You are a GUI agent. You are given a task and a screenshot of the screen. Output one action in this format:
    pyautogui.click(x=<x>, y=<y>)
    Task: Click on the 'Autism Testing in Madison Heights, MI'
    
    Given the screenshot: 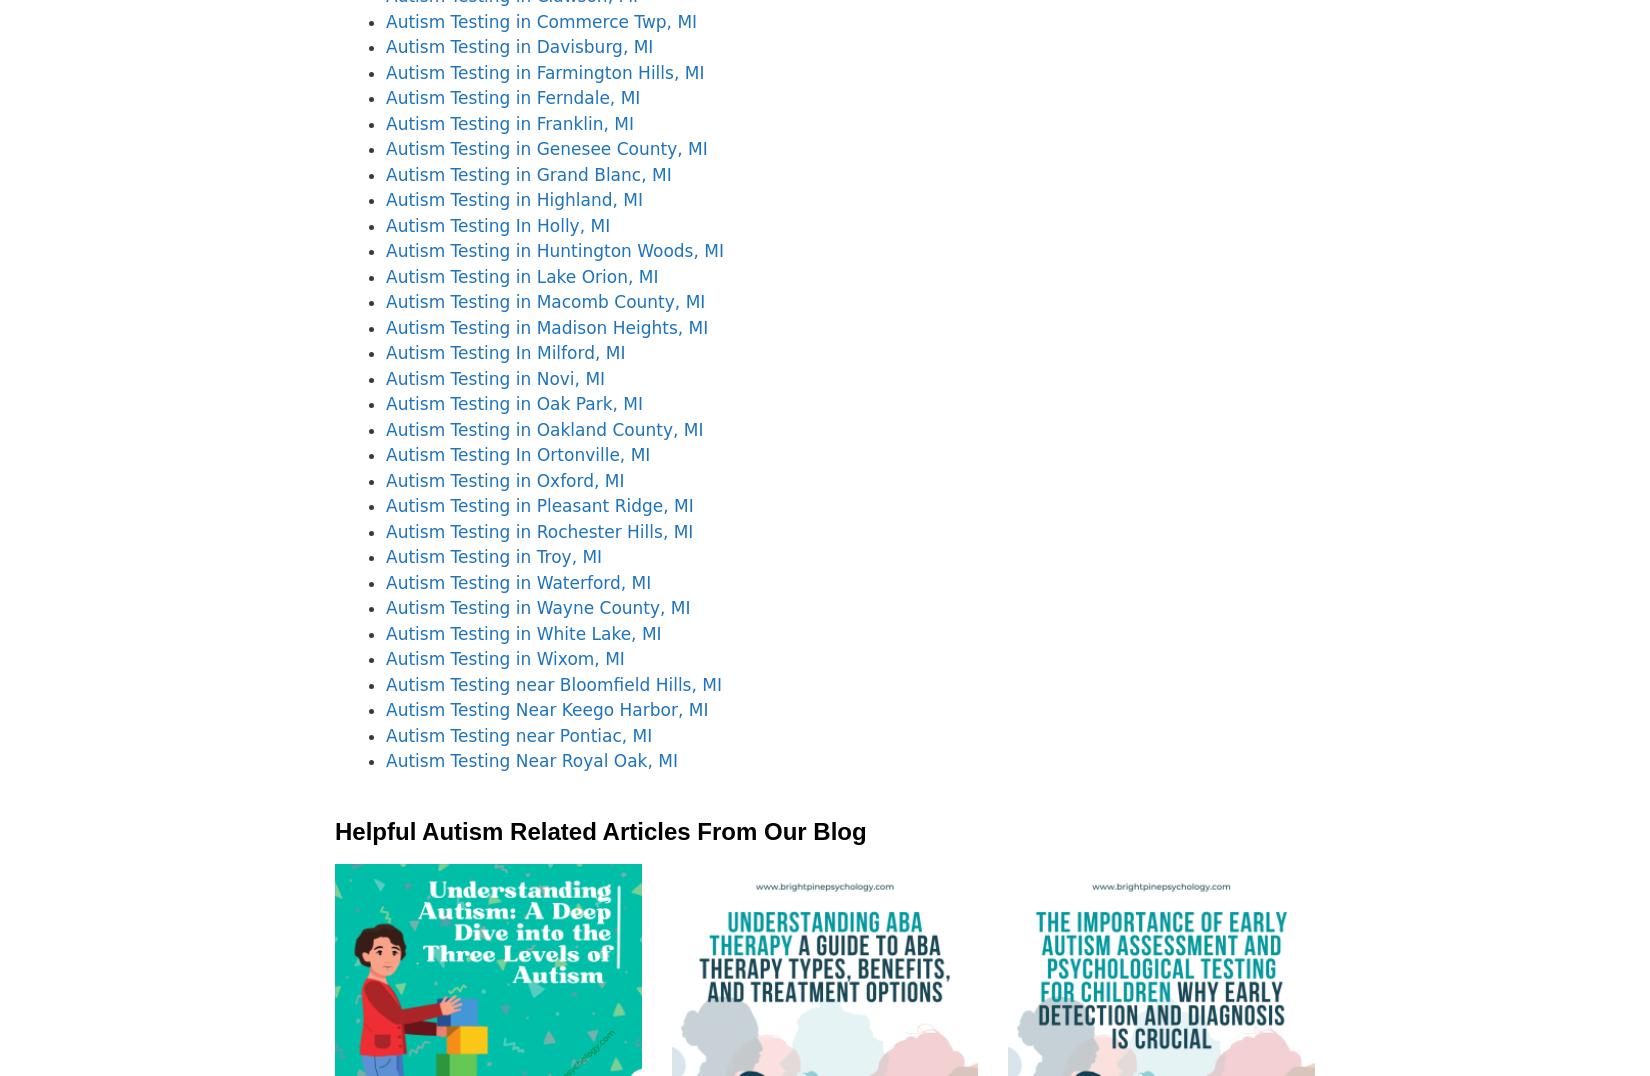 What is the action you would take?
    pyautogui.click(x=545, y=326)
    